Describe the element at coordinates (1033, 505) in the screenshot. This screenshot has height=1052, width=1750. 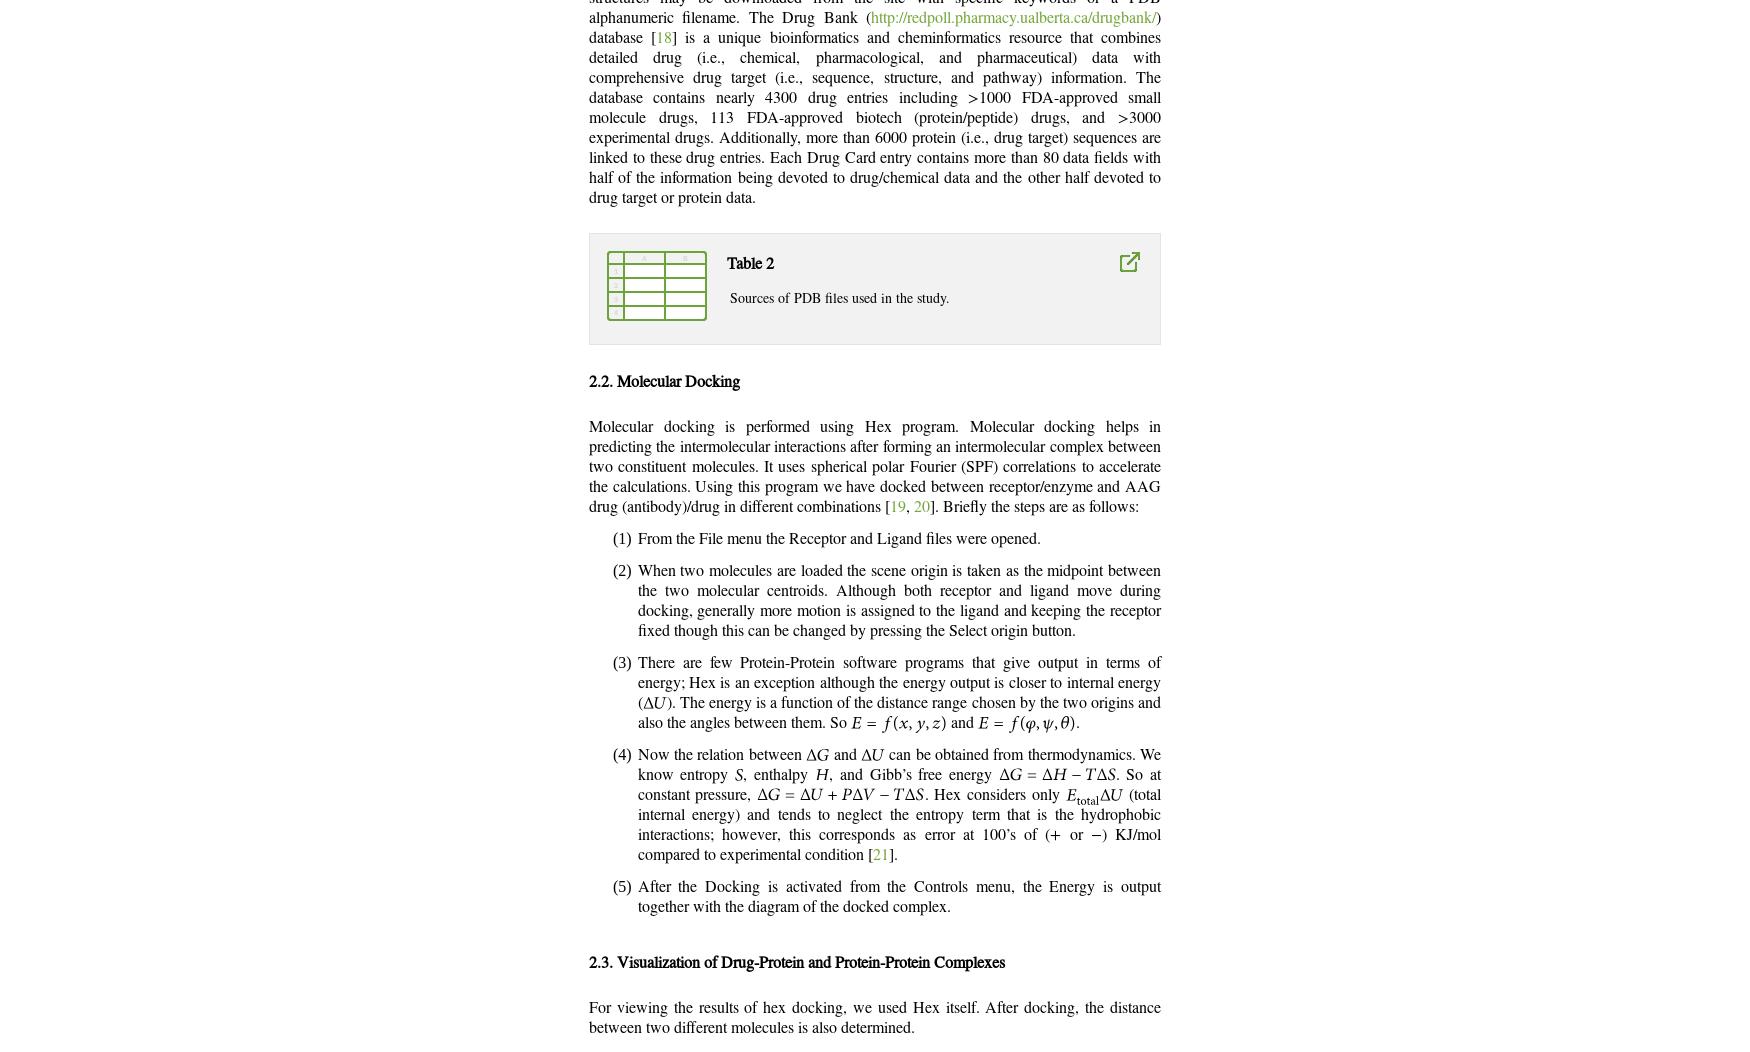
I see `']. Briefly the steps are as follows:'` at that location.